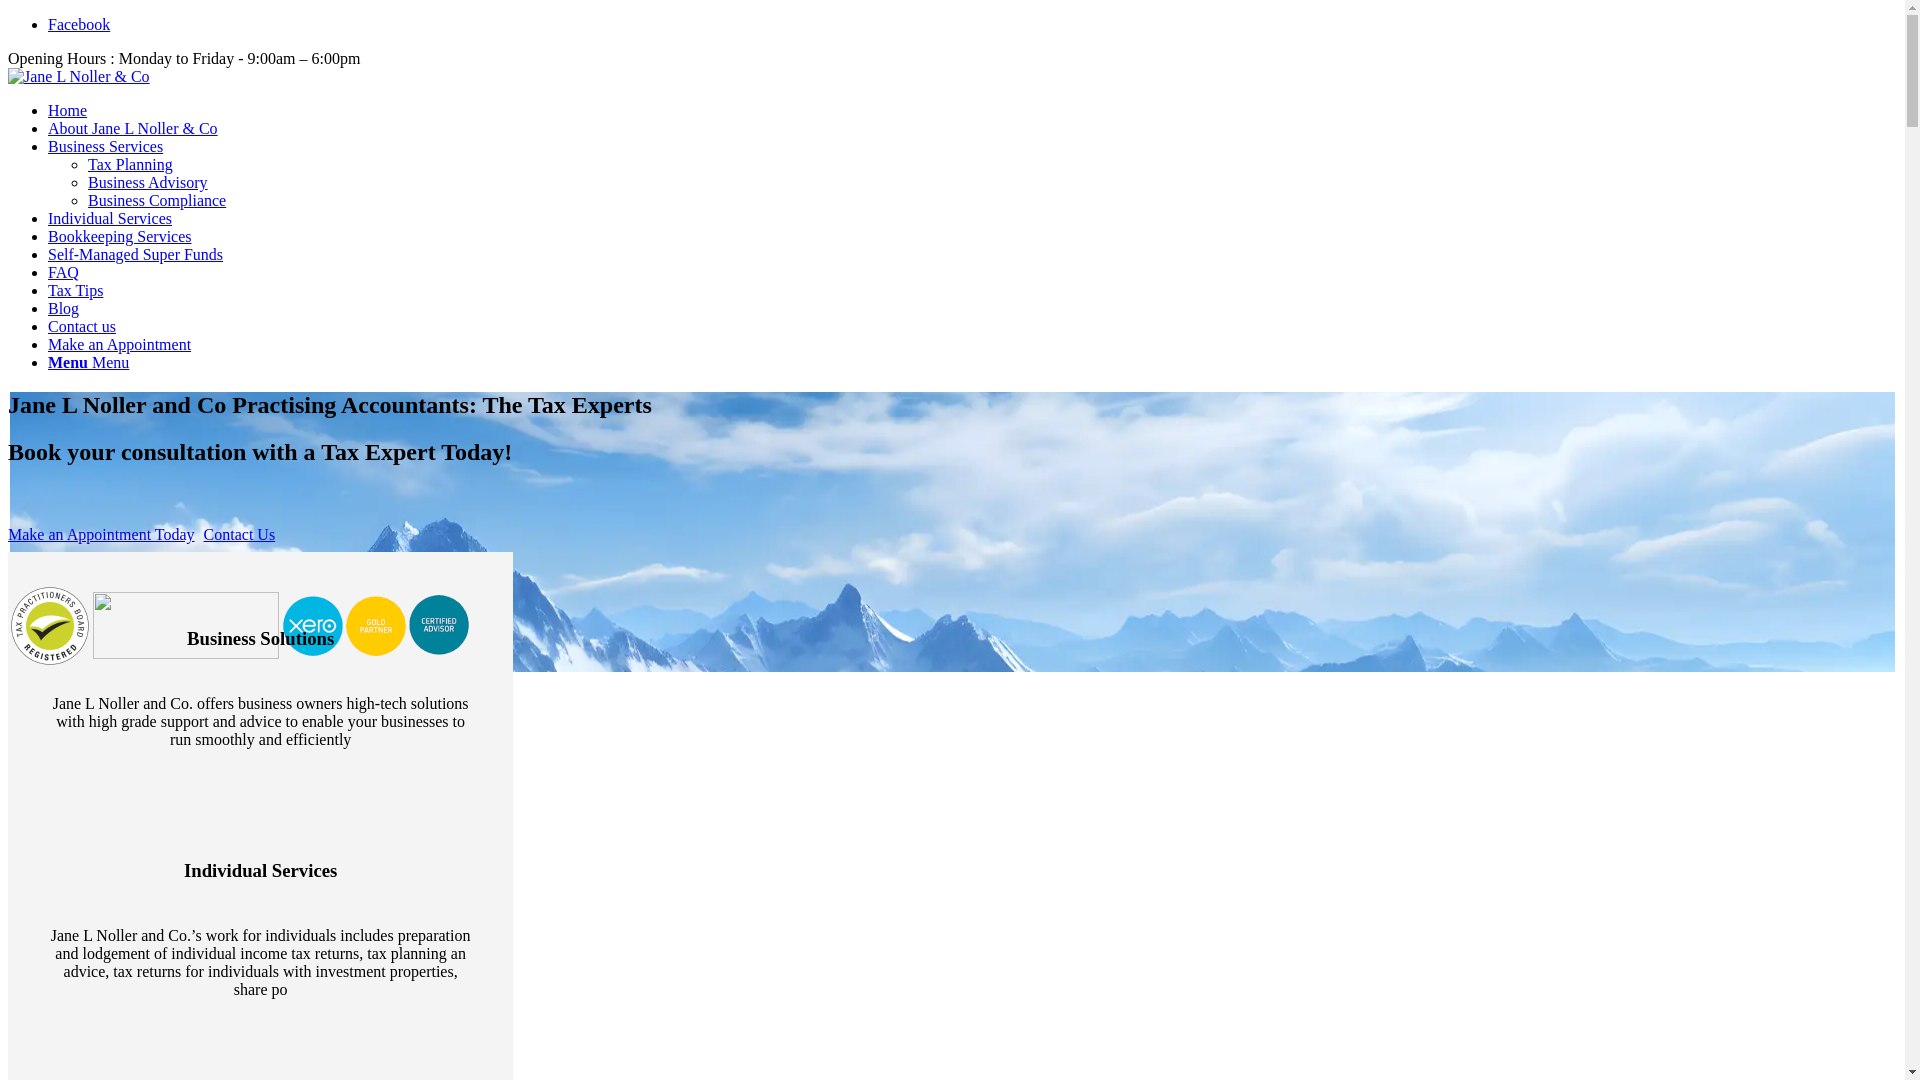 This screenshot has width=1920, height=1080. What do you see at coordinates (134, 253) in the screenshot?
I see `'Self-Managed Super Funds'` at bounding box center [134, 253].